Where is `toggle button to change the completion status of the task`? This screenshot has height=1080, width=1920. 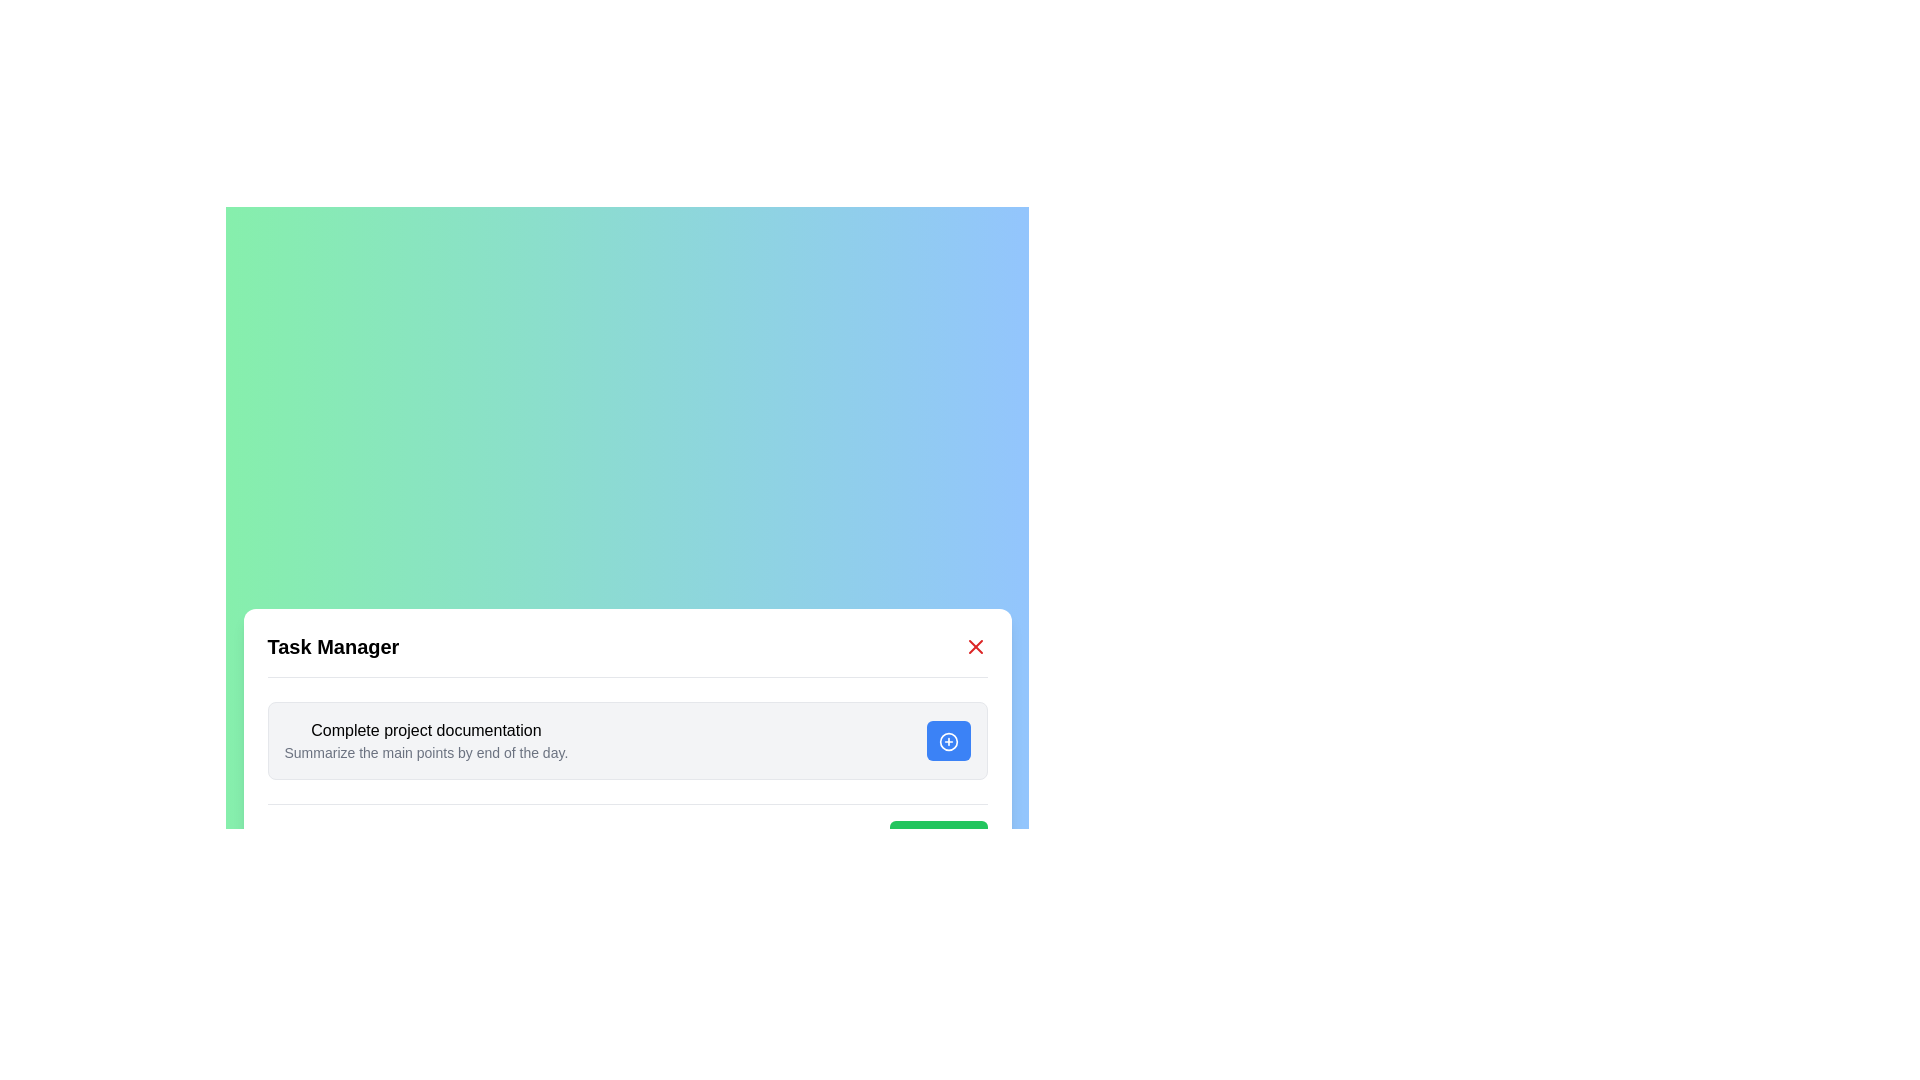 toggle button to change the completion status of the task is located at coordinates (947, 740).